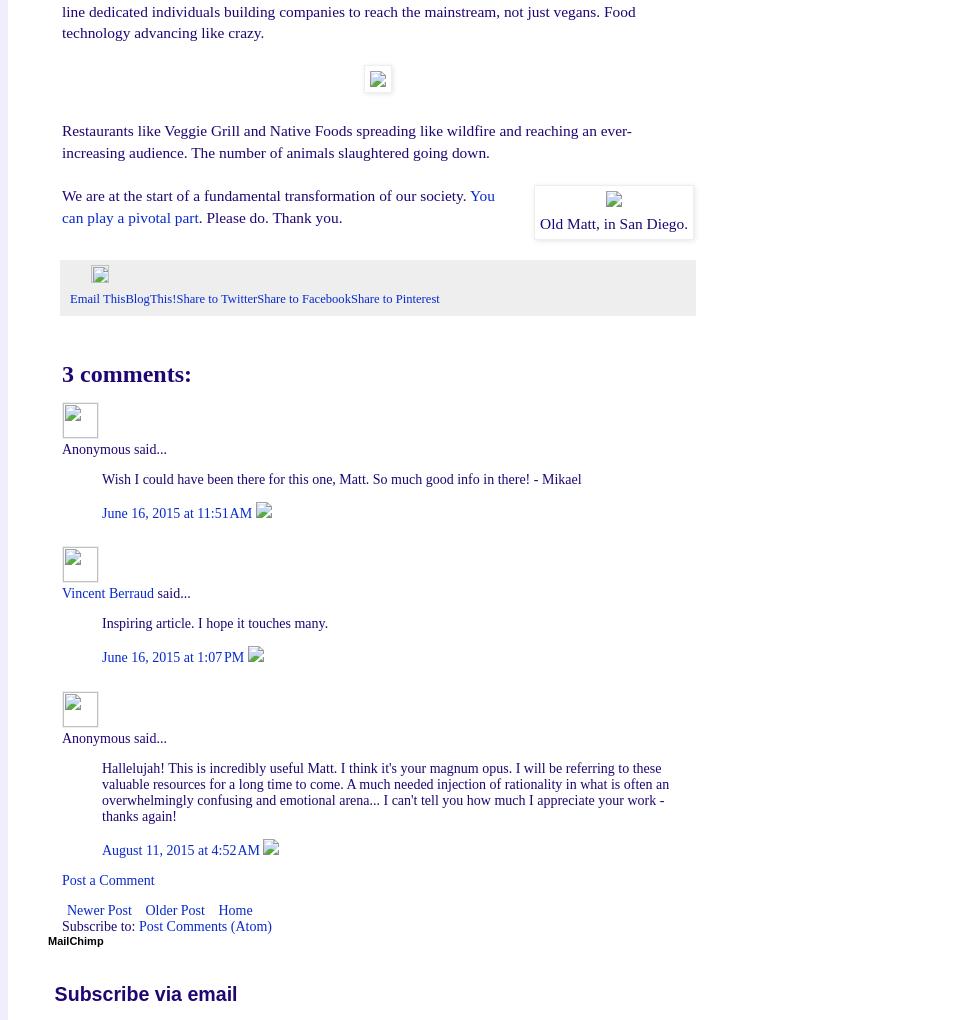  I want to click on 'Old Matt, in San Diego.', so click(613, 222).